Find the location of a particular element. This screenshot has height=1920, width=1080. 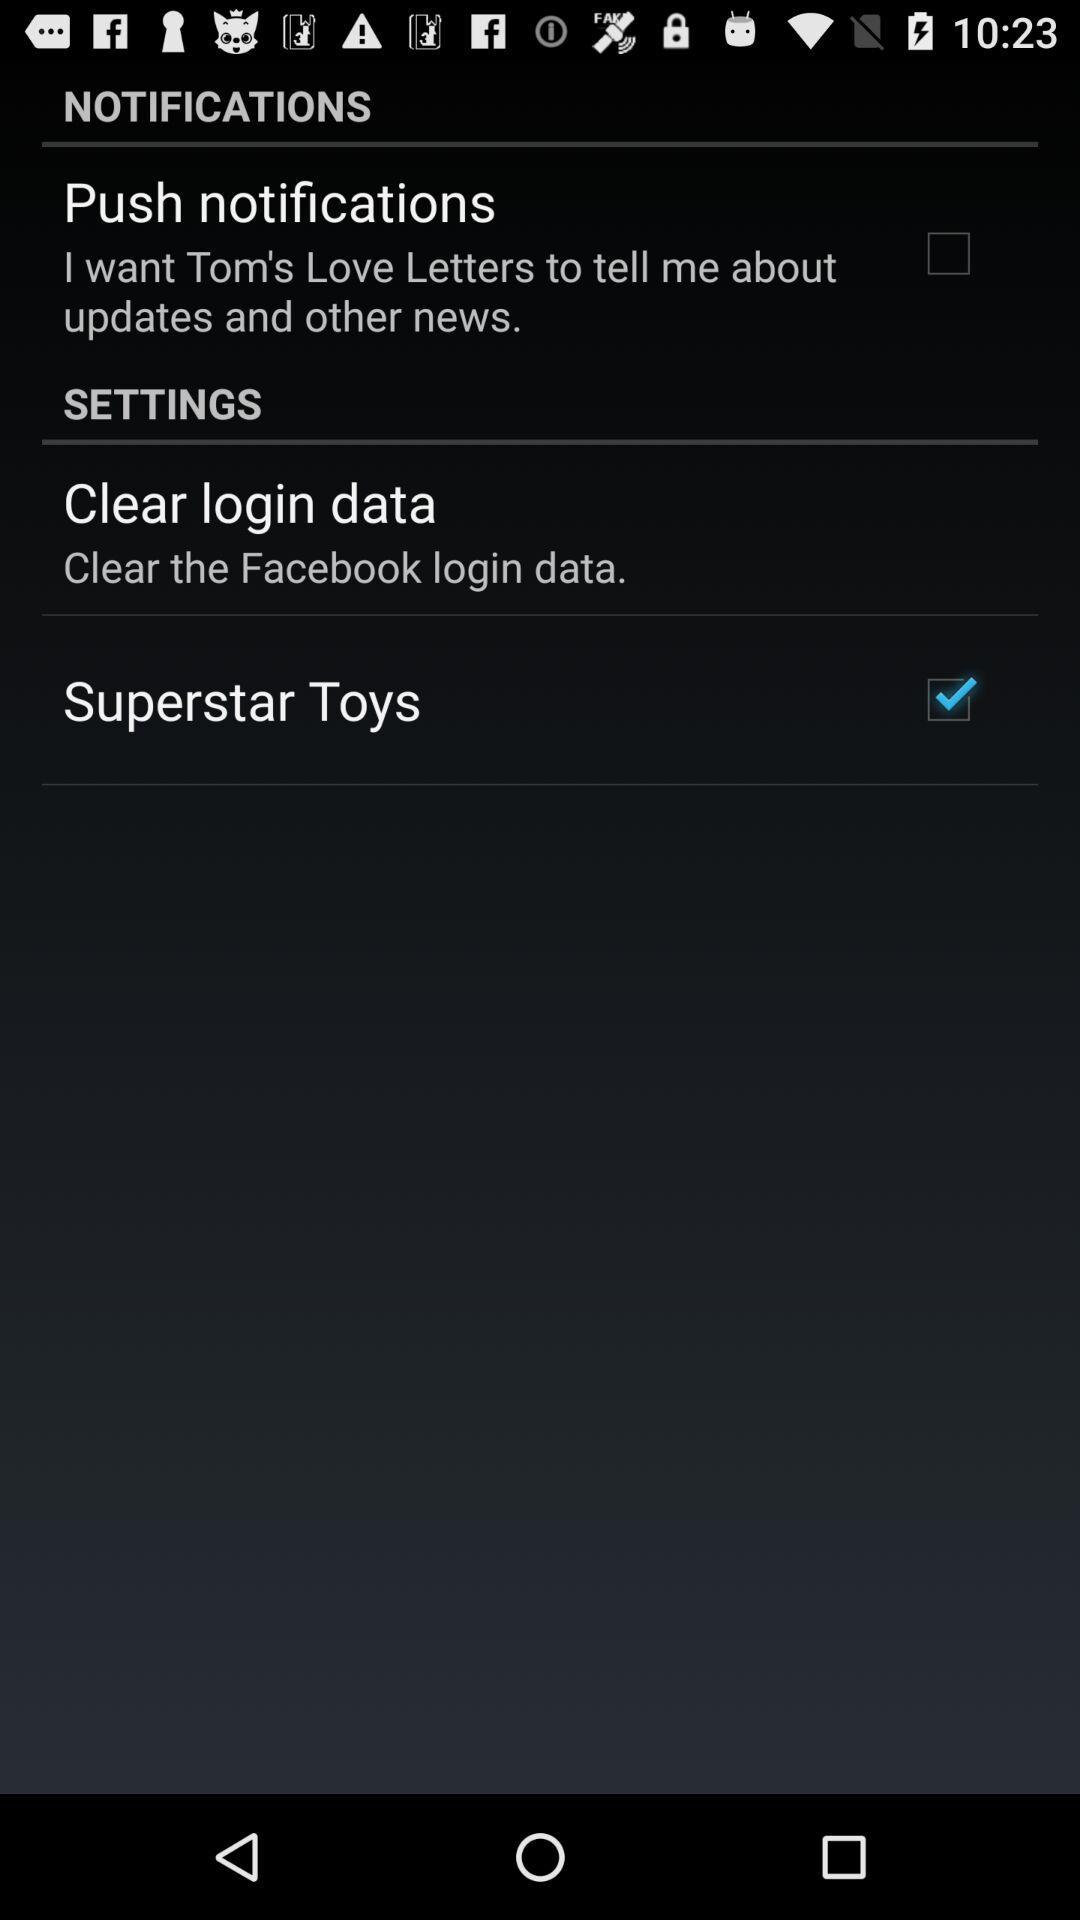

the item above the clear login data is located at coordinates (540, 401).